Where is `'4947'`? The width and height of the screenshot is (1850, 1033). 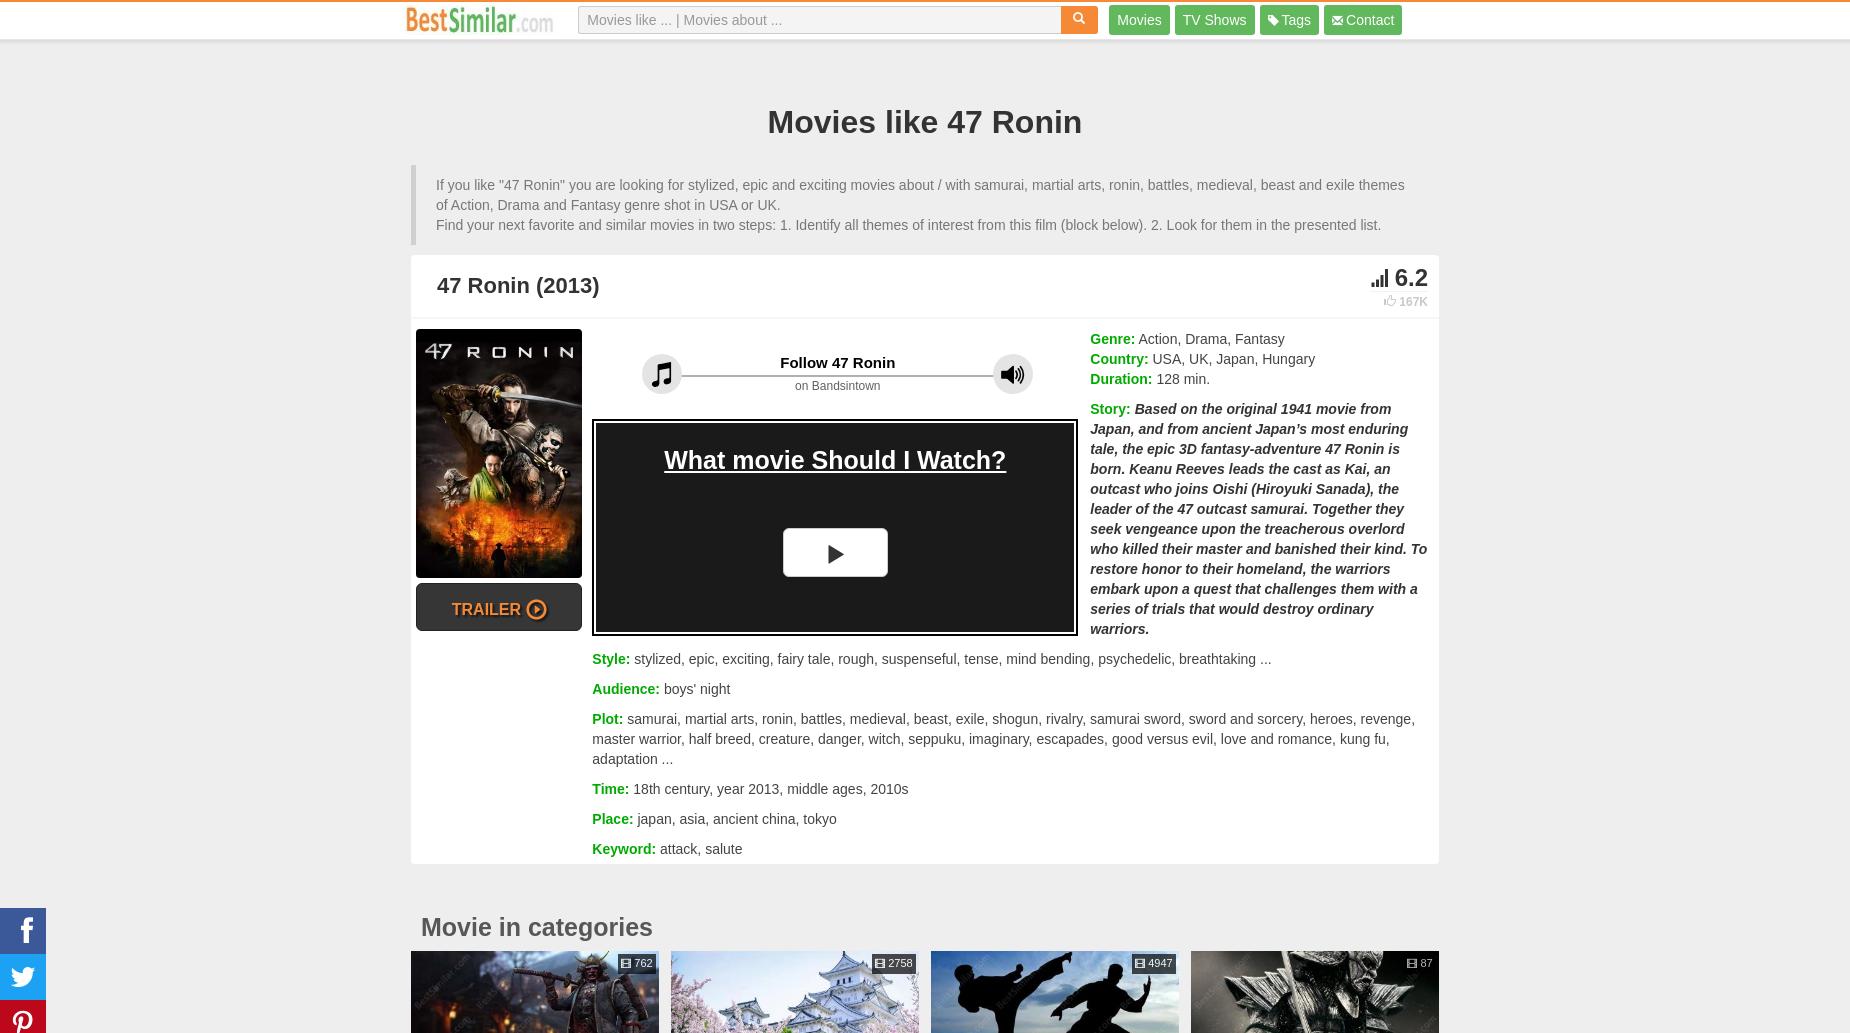
'4947' is located at coordinates (1157, 961).